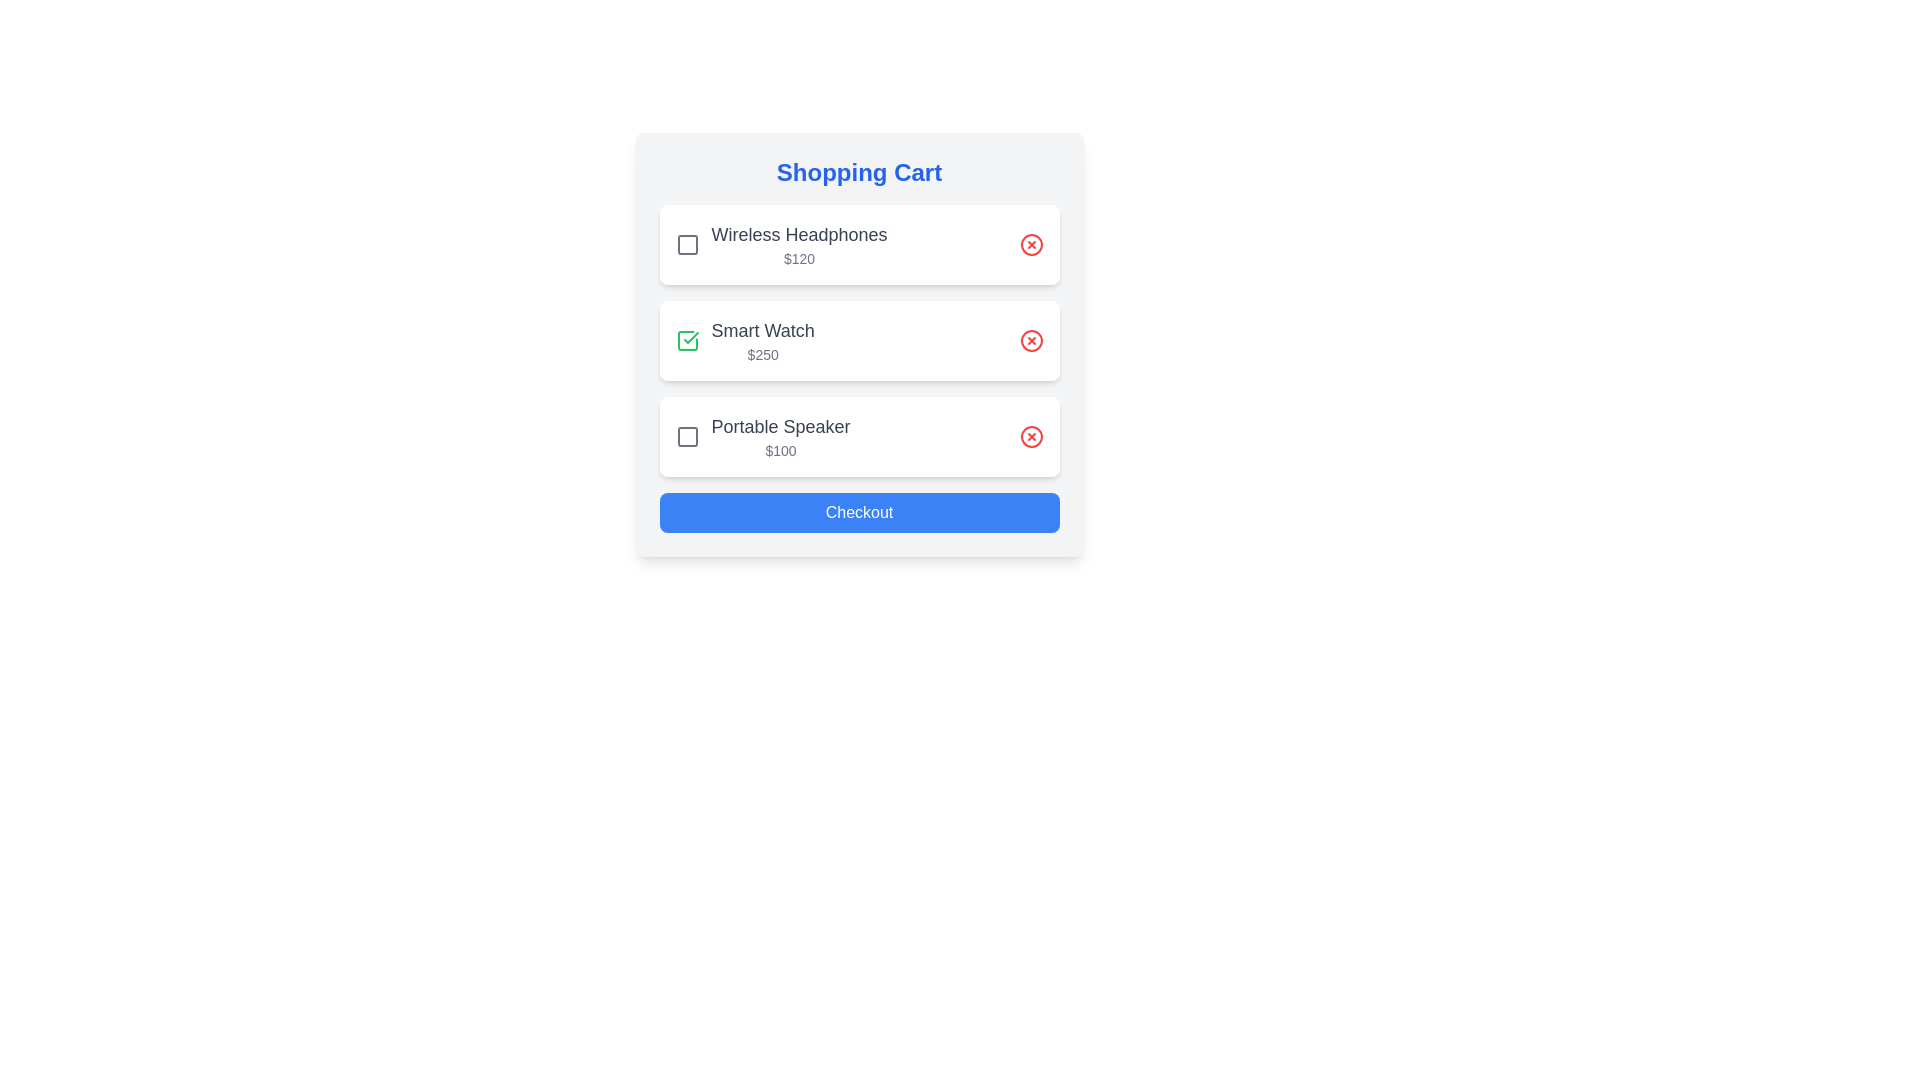  I want to click on the 'Checkout' button to proceed to checkout, so click(859, 512).